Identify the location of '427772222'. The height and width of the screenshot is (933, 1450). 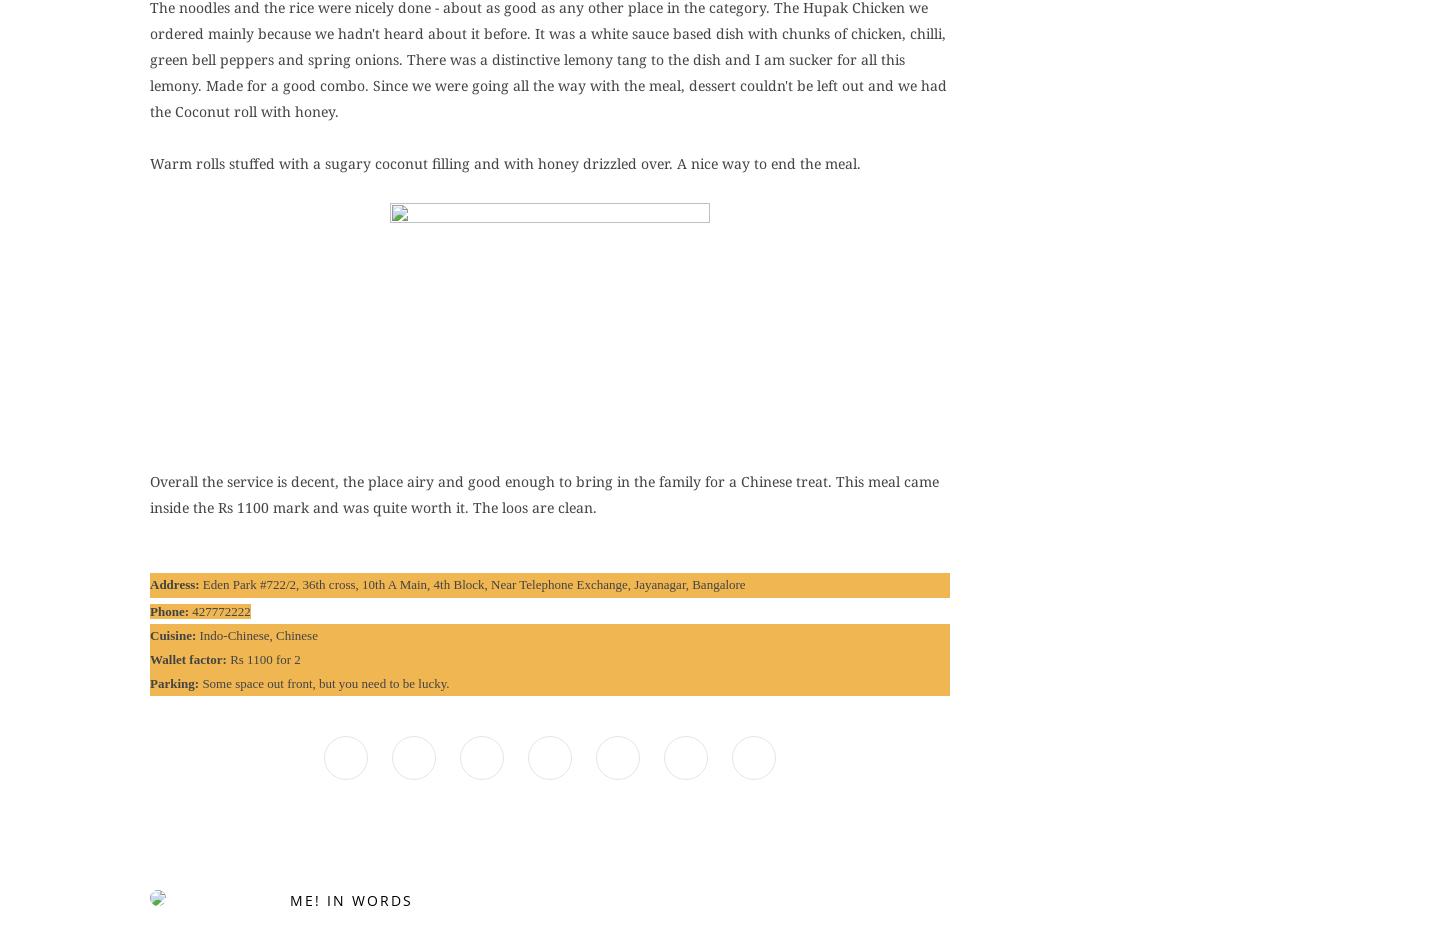
(219, 610).